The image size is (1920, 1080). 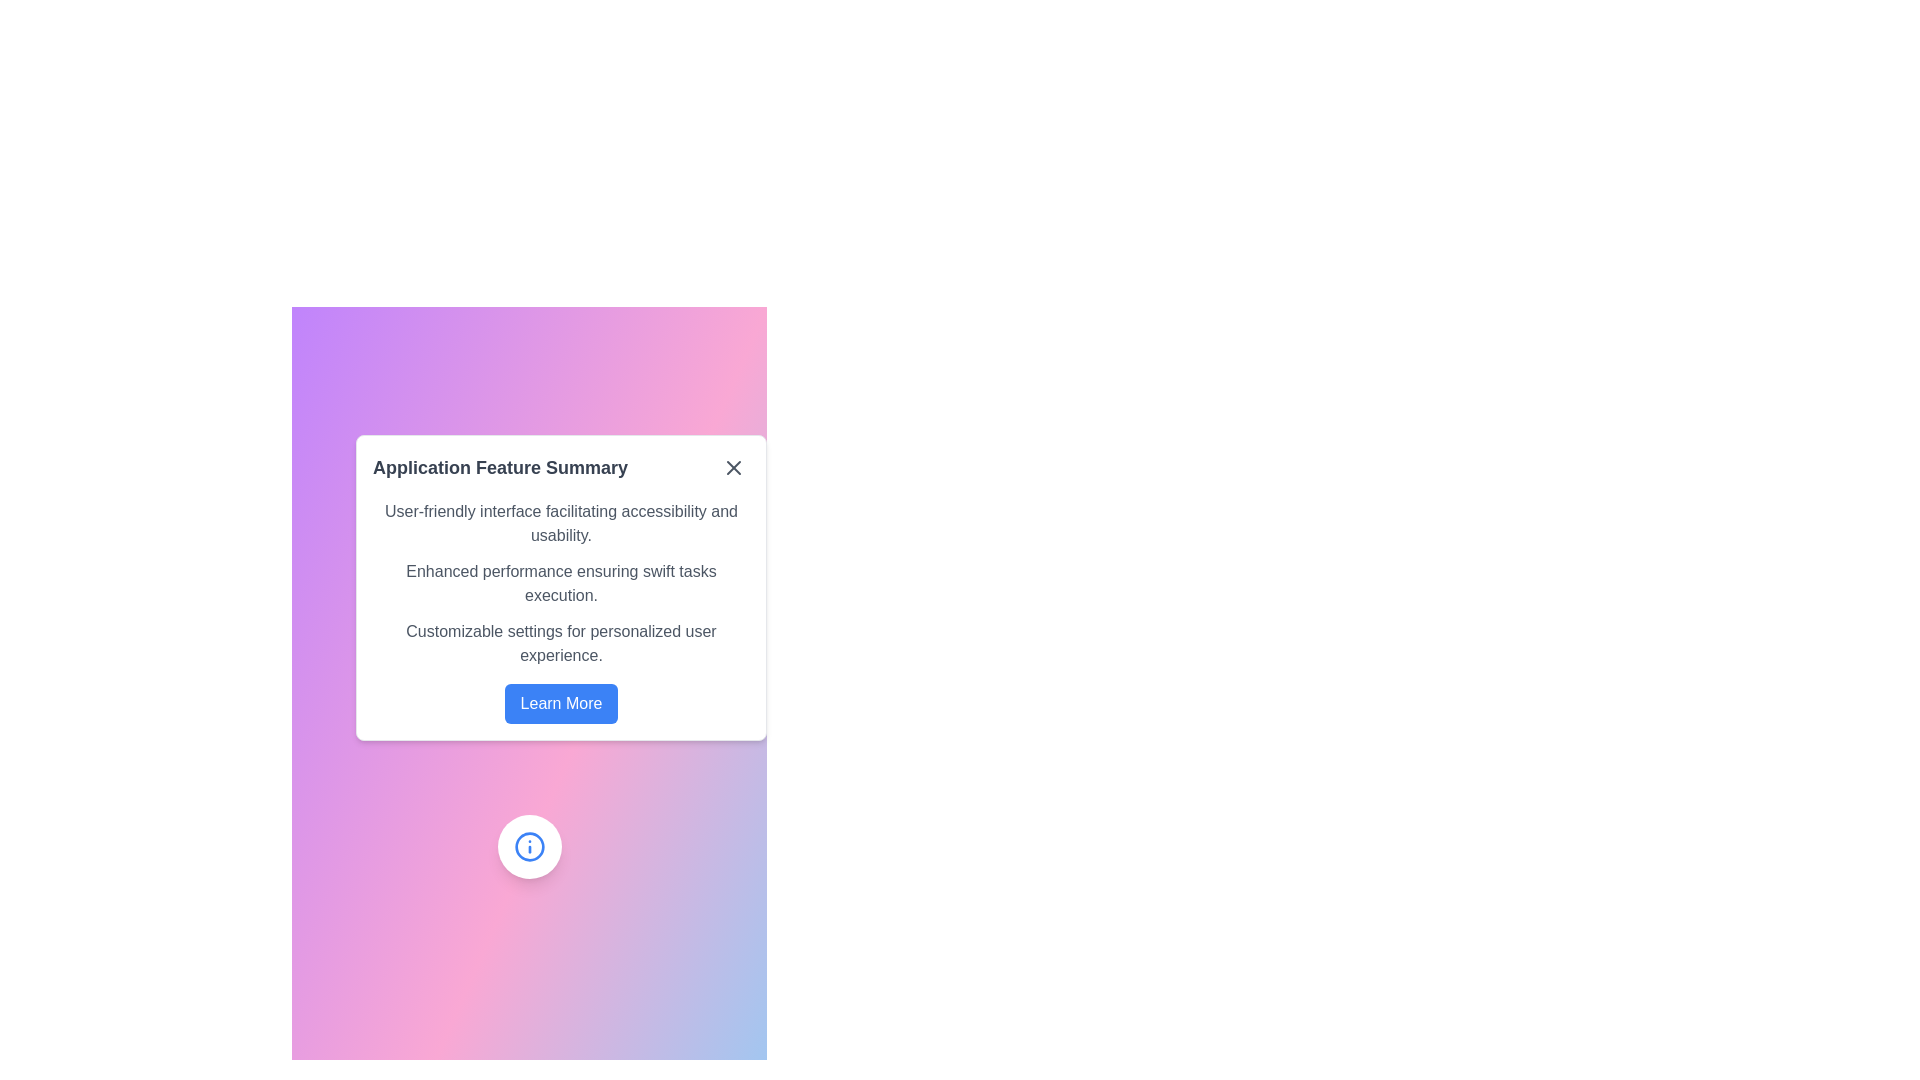 What do you see at coordinates (560, 703) in the screenshot?
I see `the 'Learn More' button, which is a rectangular button with rounded corners, blue background, and white text, positioned at the bottom center of the modal box` at bounding box center [560, 703].